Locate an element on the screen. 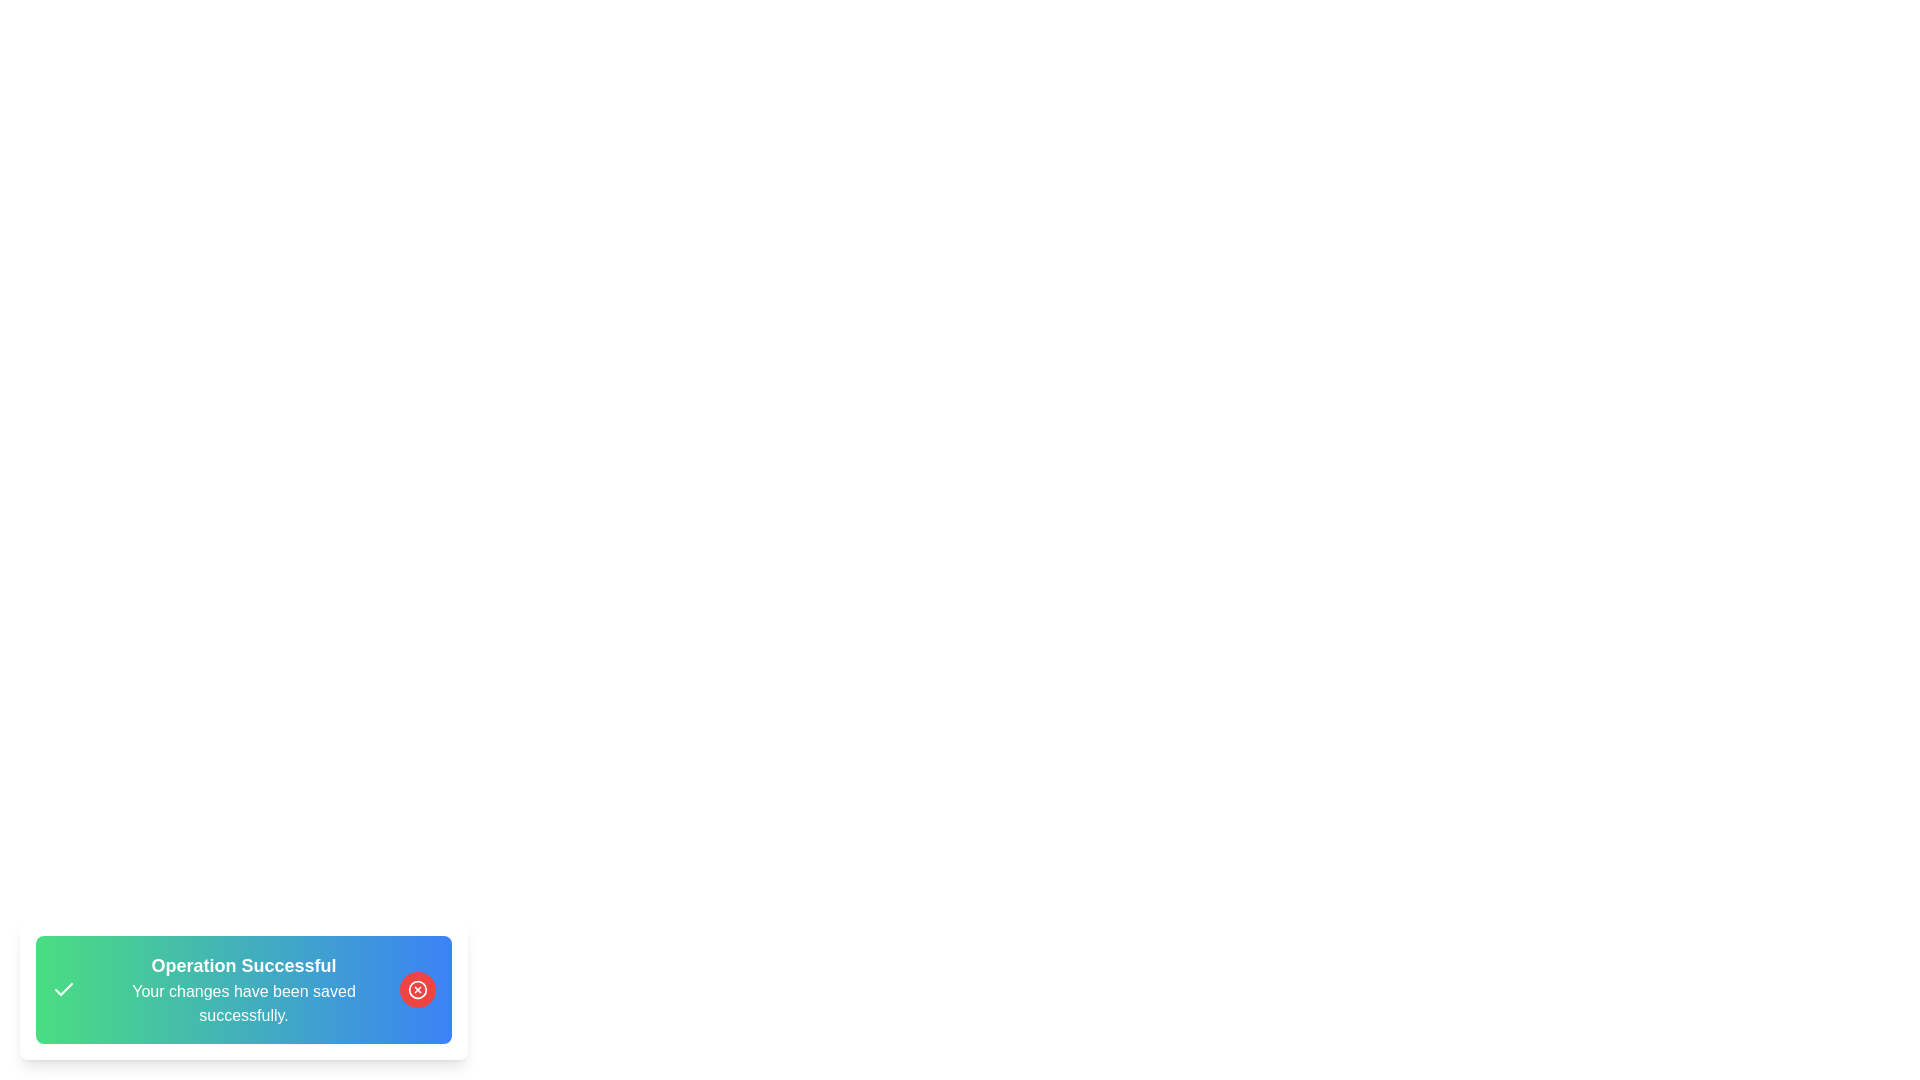 This screenshot has height=1080, width=1920. the close button of the snackbar to close it is located at coordinates (416, 990).